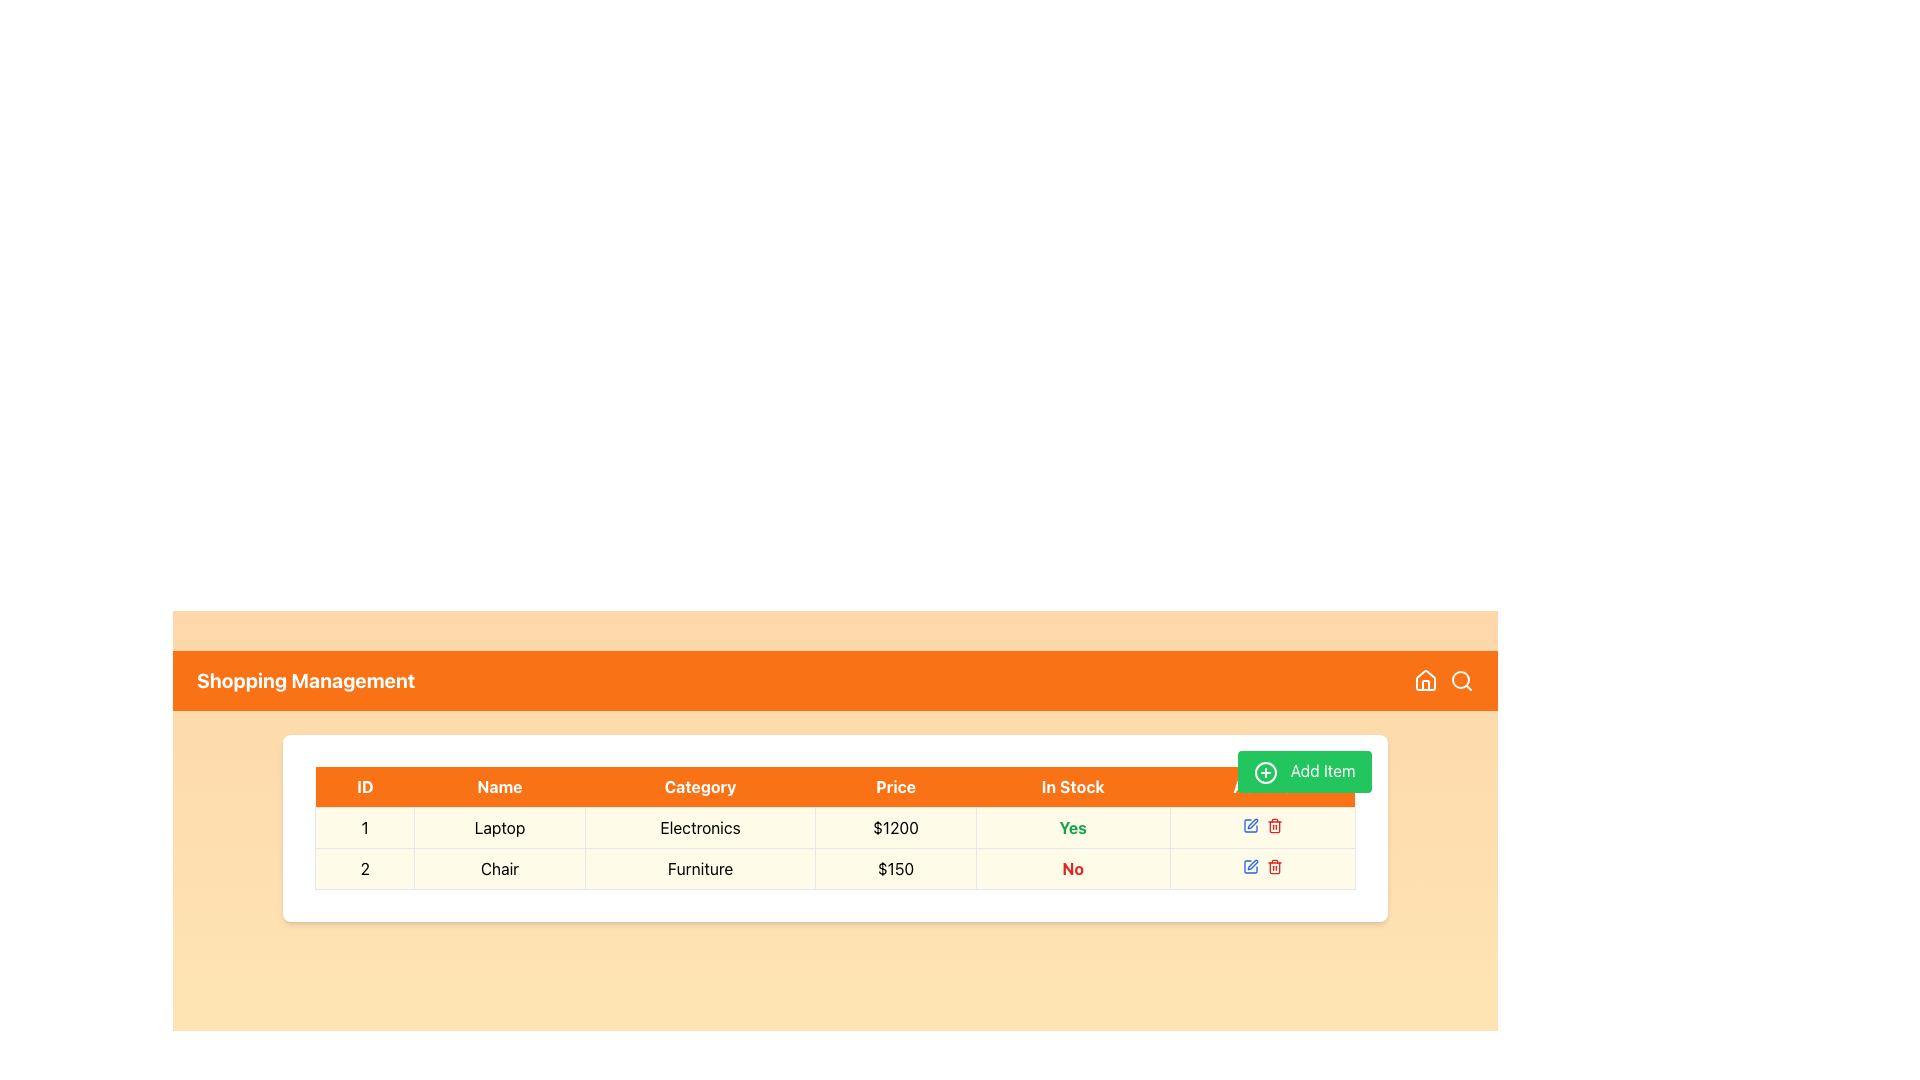  What do you see at coordinates (700, 867) in the screenshot?
I see `text from the table cell located in the third column of the second row under the 'Category' column, adjacent to the 'Chair' entry` at bounding box center [700, 867].